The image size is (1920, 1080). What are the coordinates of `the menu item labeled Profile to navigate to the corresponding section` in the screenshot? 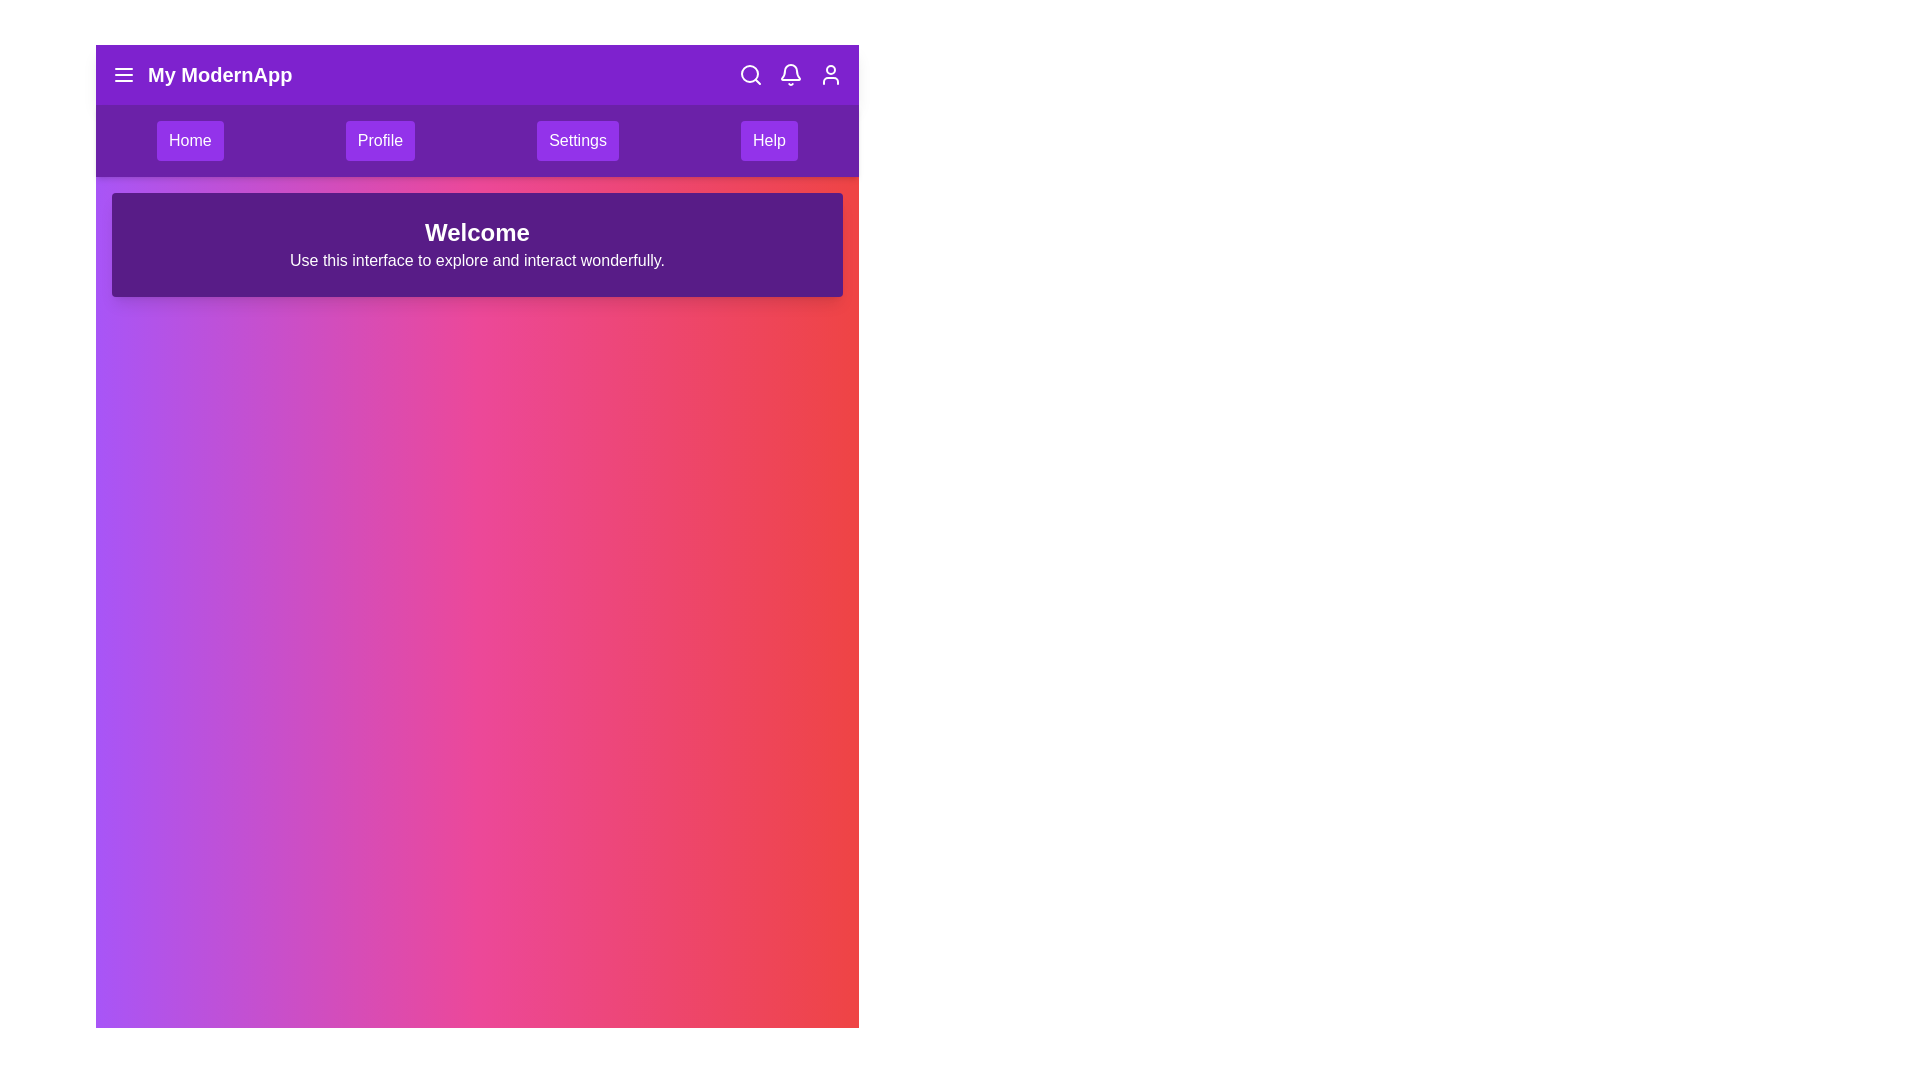 It's located at (379, 140).